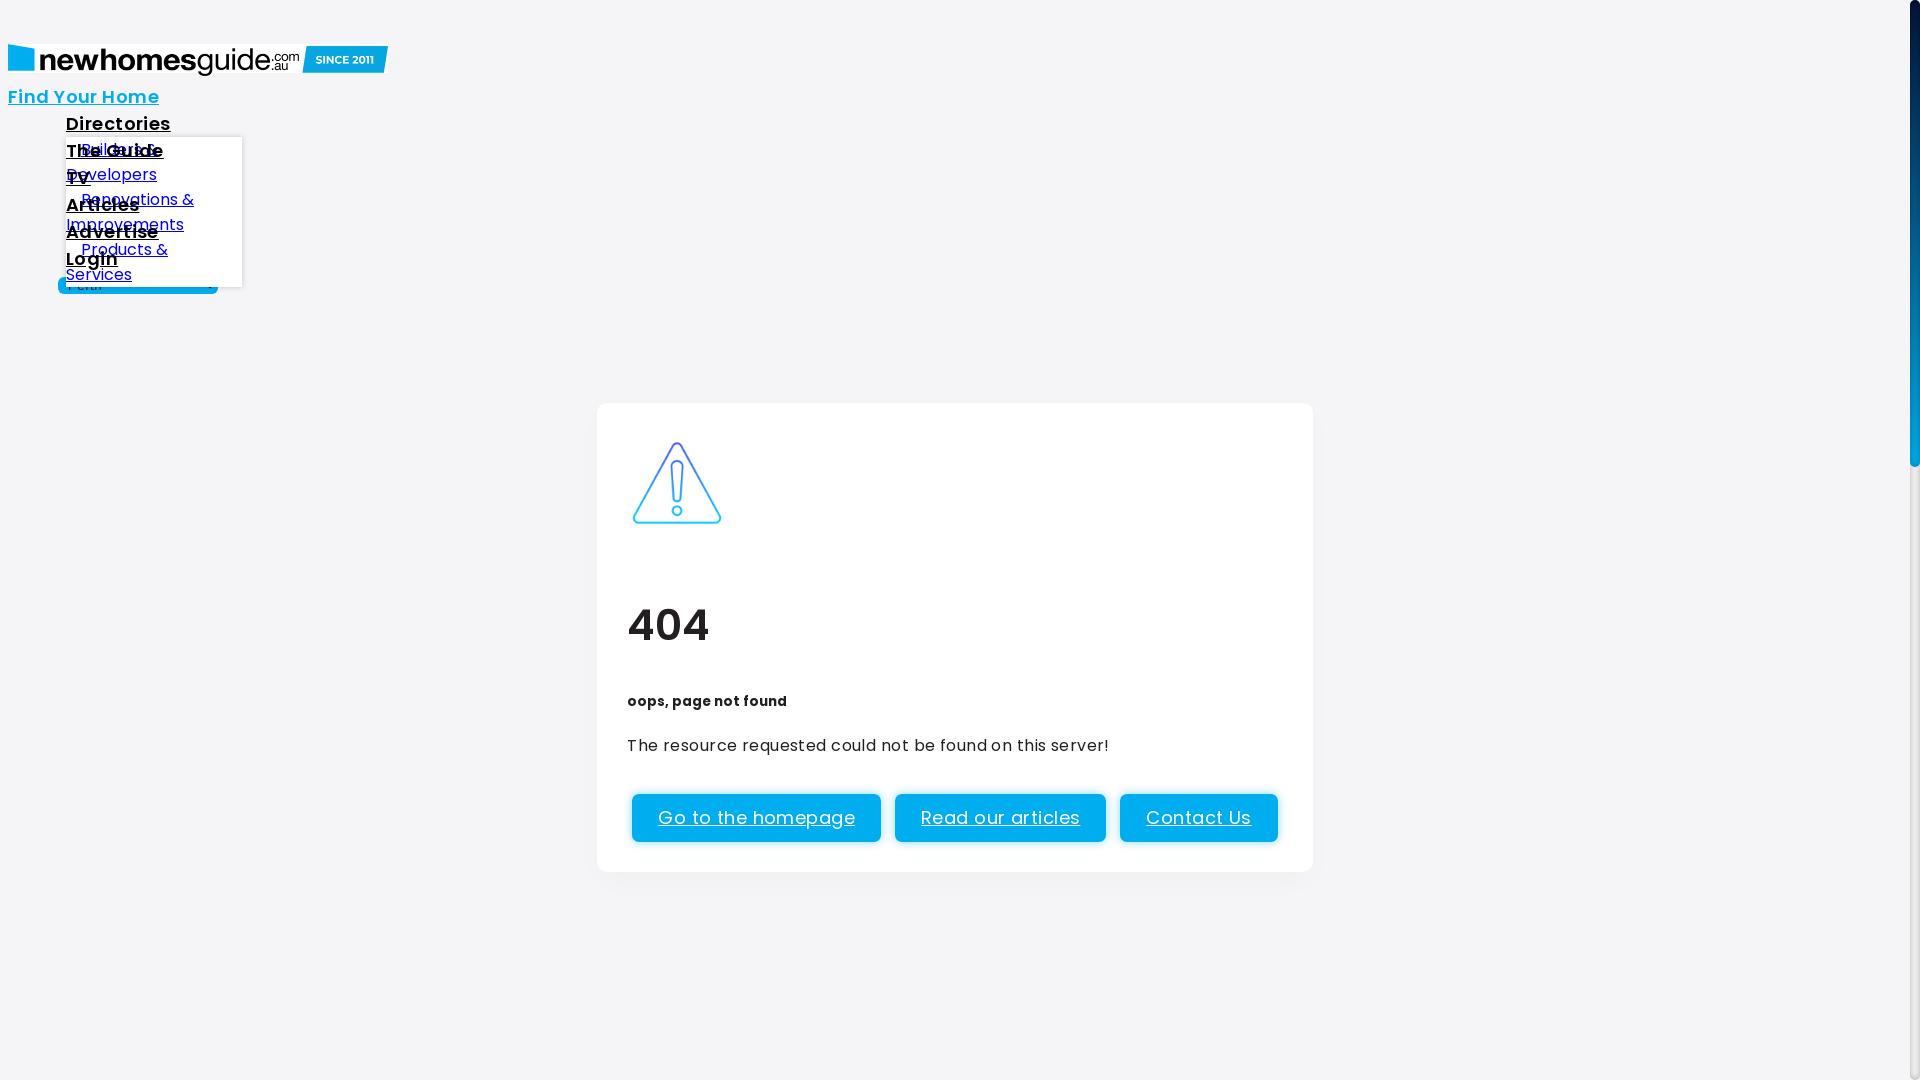 Image resolution: width=1920 pixels, height=1080 pixels. What do you see at coordinates (101, 204) in the screenshot?
I see `'Articles'` at bounding box center [101, 204].